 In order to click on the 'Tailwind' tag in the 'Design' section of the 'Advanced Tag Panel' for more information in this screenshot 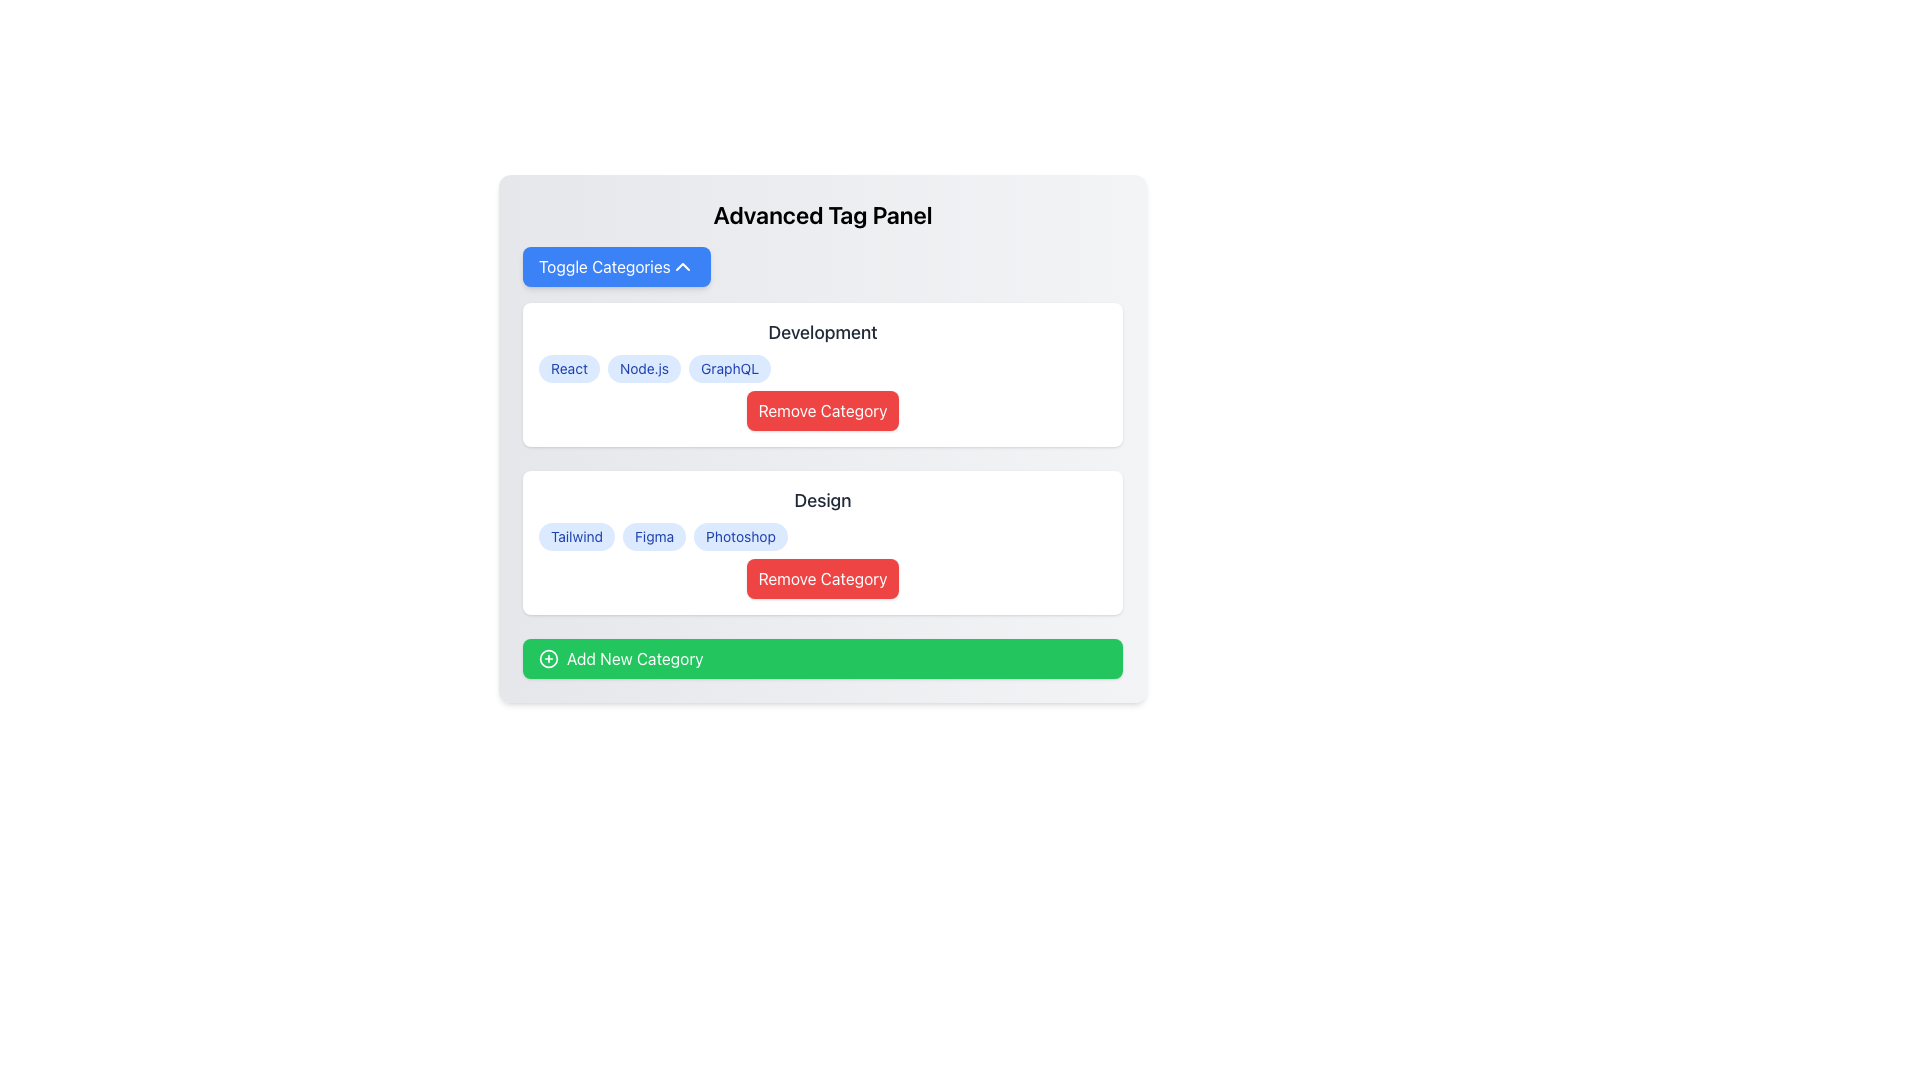, I will do `click(575, 535)`.